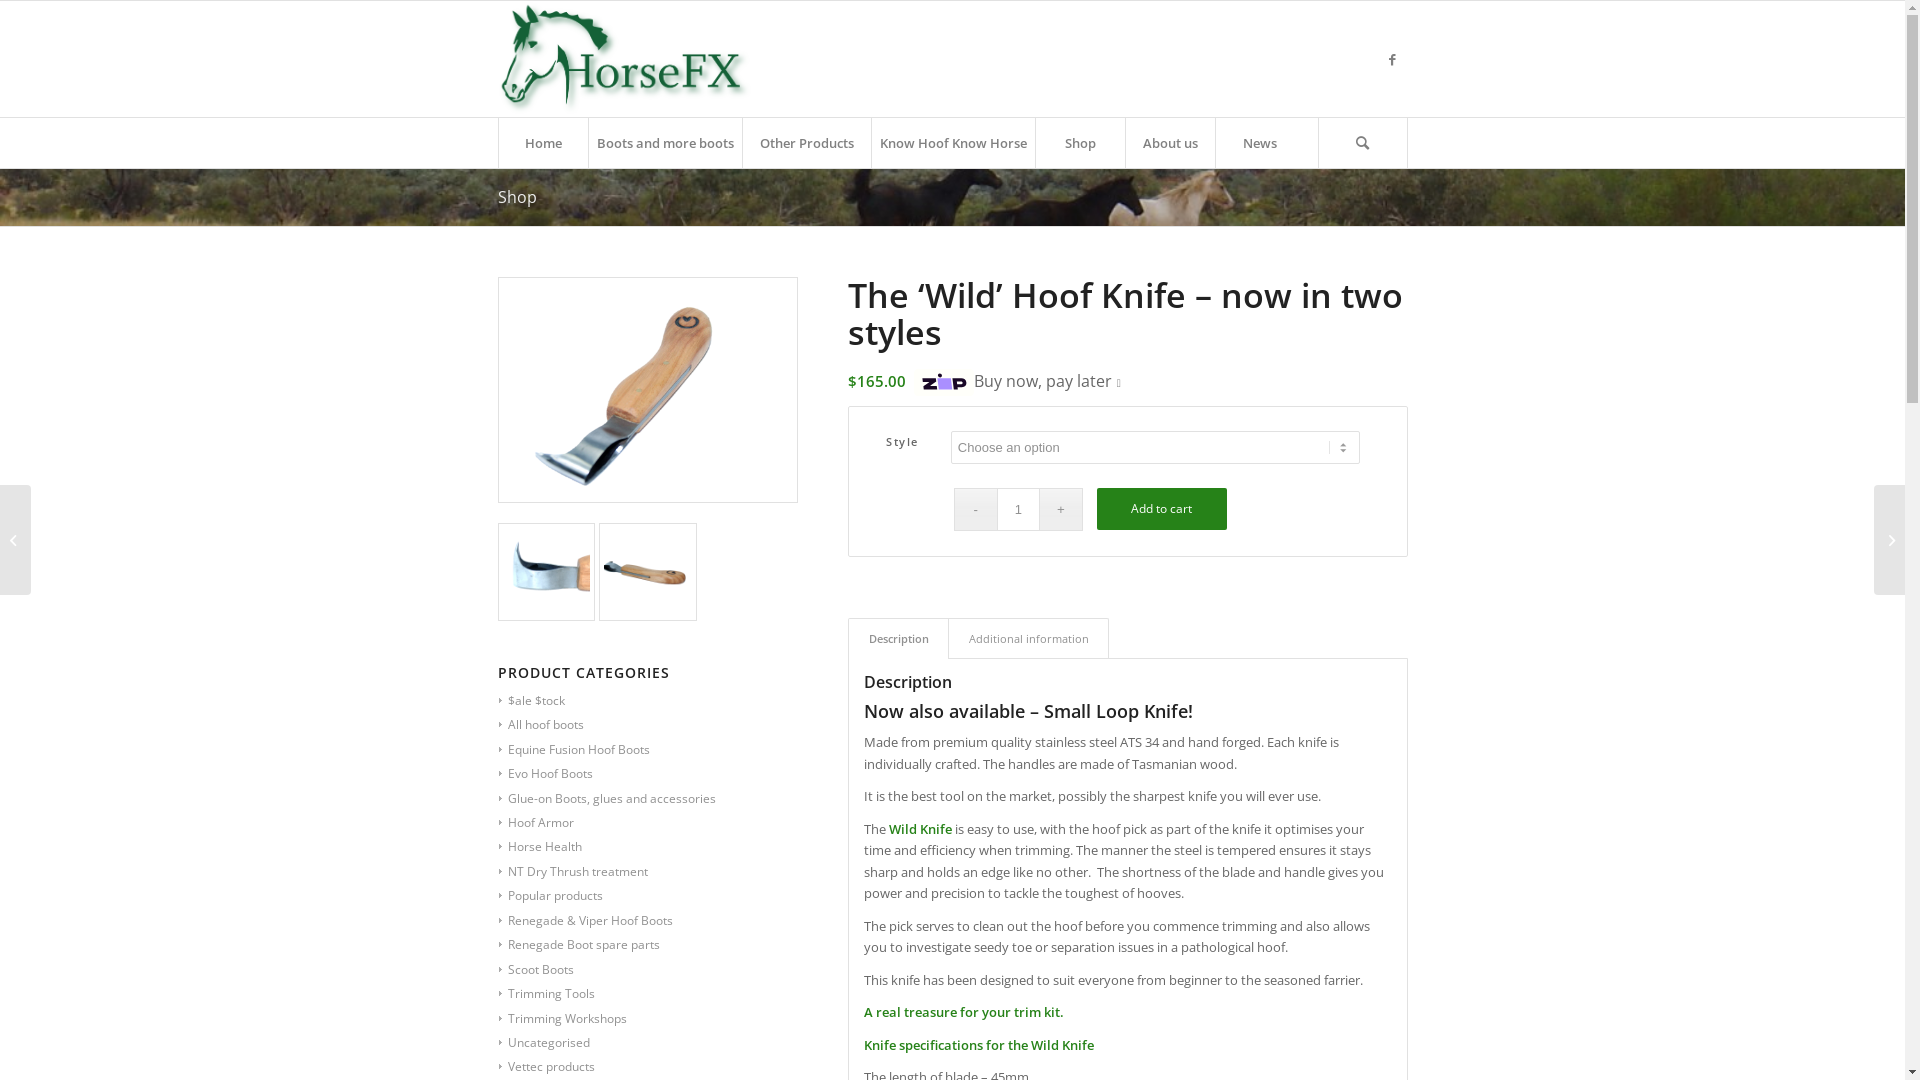  I want to click on 'Hoof Armor', so click(498, 822).